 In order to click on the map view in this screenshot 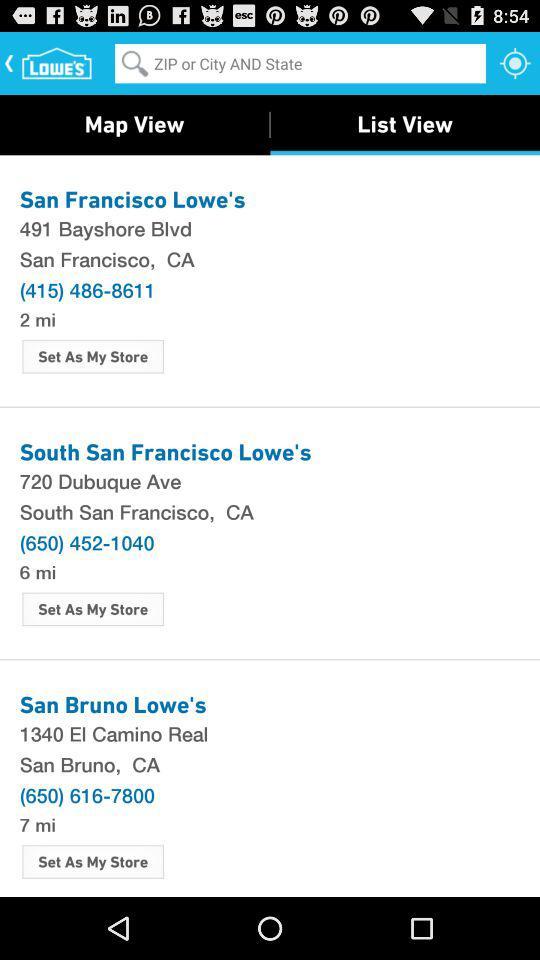, I will do `click(134, 123)`.